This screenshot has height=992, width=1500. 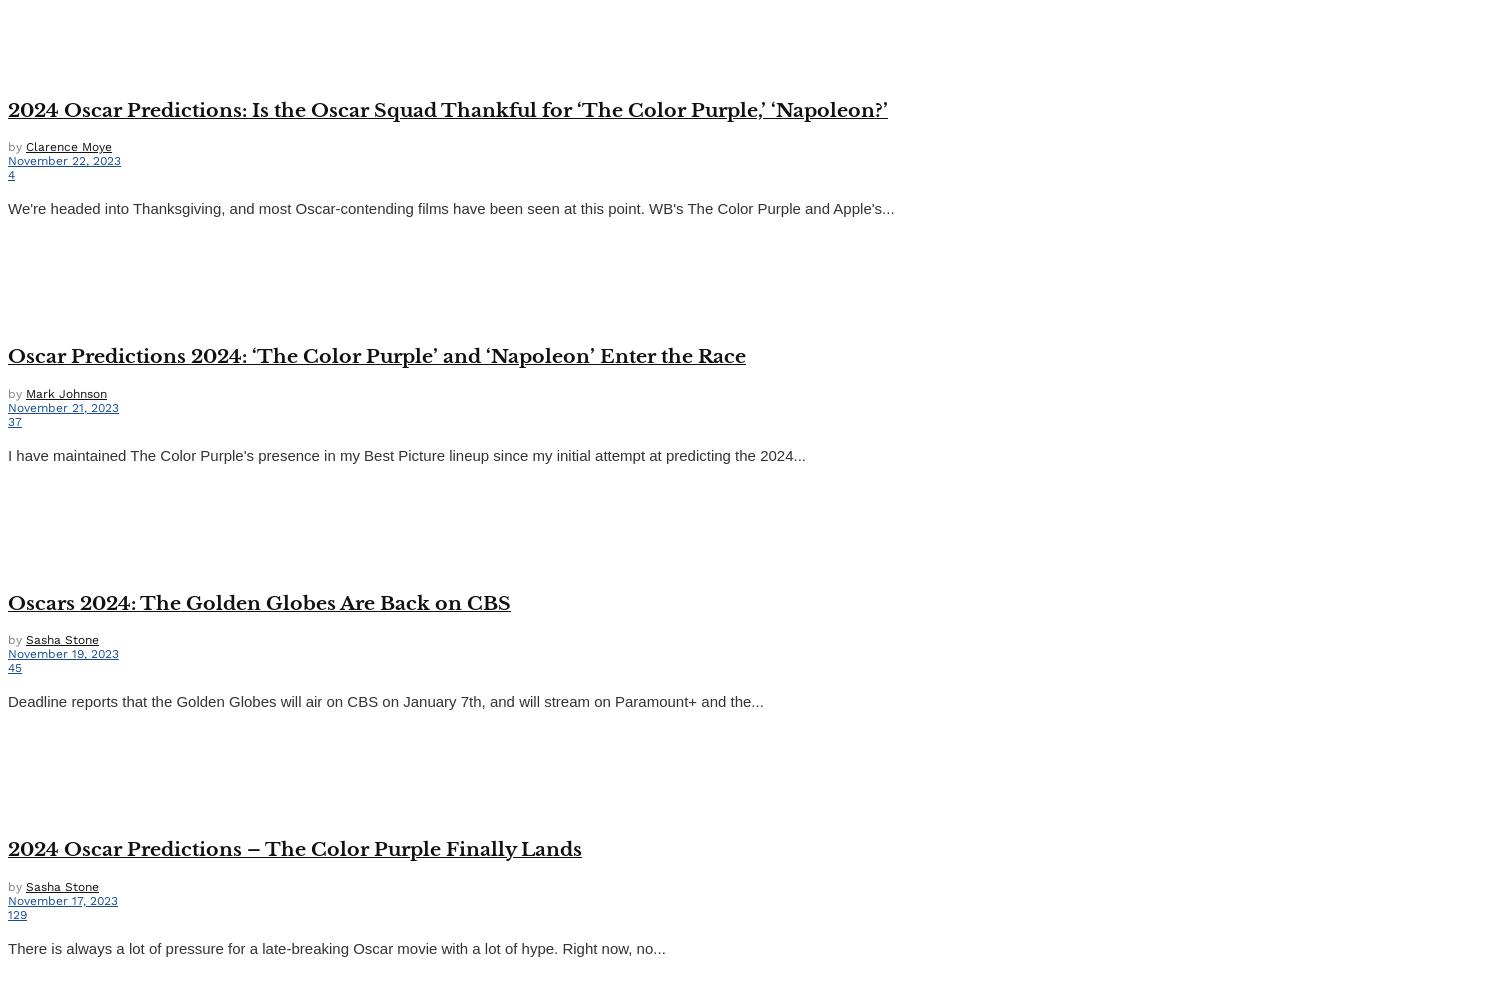 What do you see at coordinates (11, 173) in the screenshot?
I see `'4'` at bounding box center [11, 173].